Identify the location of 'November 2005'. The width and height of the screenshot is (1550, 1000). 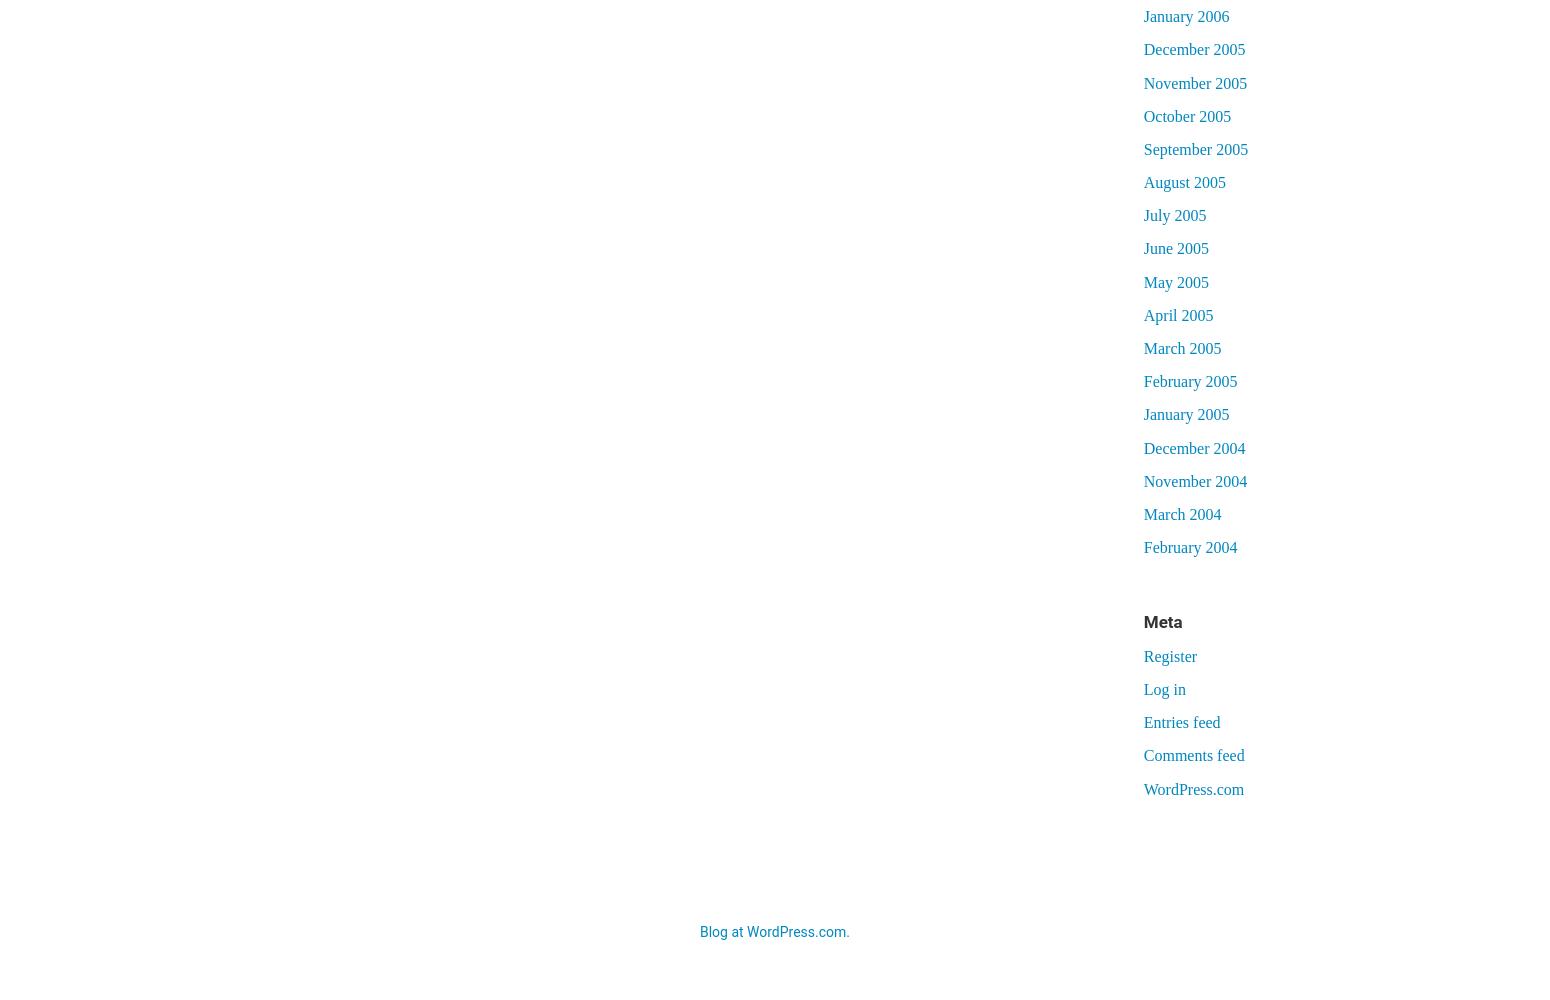
(1141, 81).